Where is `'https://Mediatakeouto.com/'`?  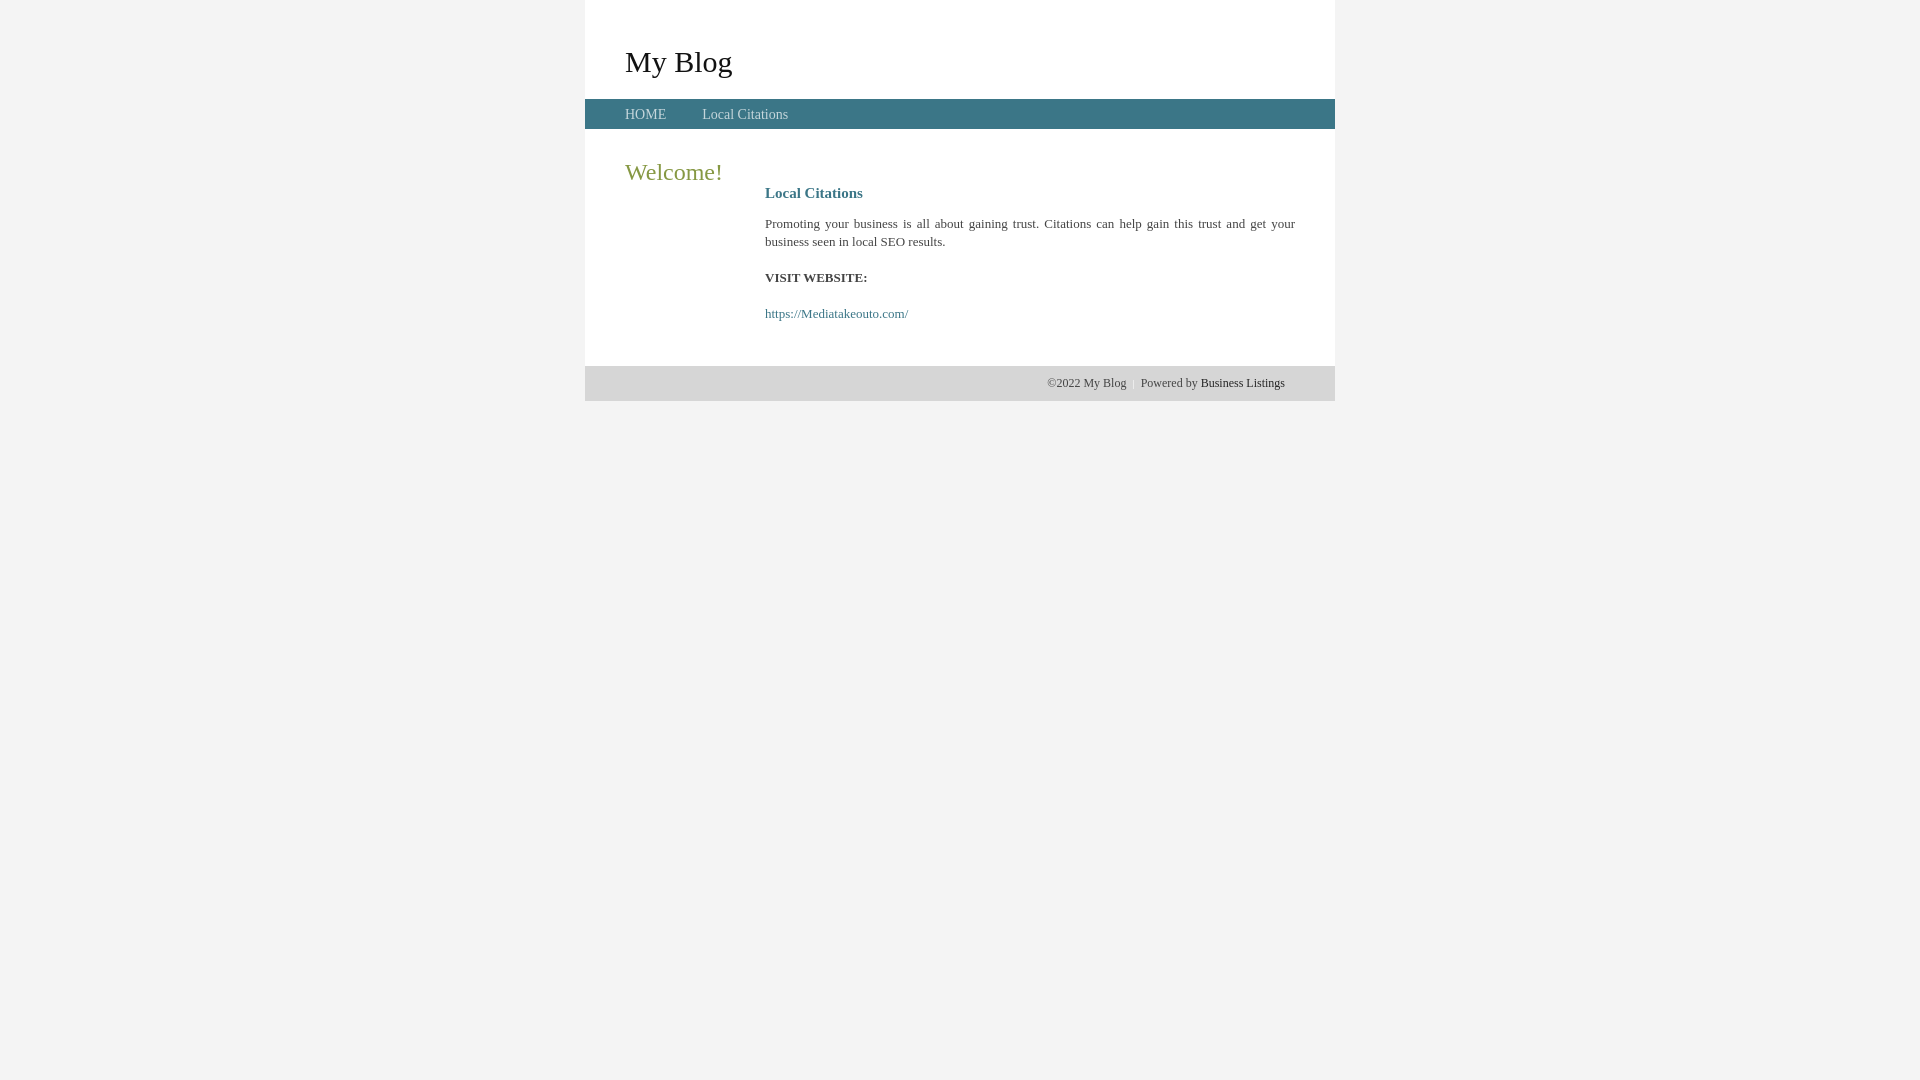 'https://Mediatakeouto.com/' is located at coordinates (836, 313).